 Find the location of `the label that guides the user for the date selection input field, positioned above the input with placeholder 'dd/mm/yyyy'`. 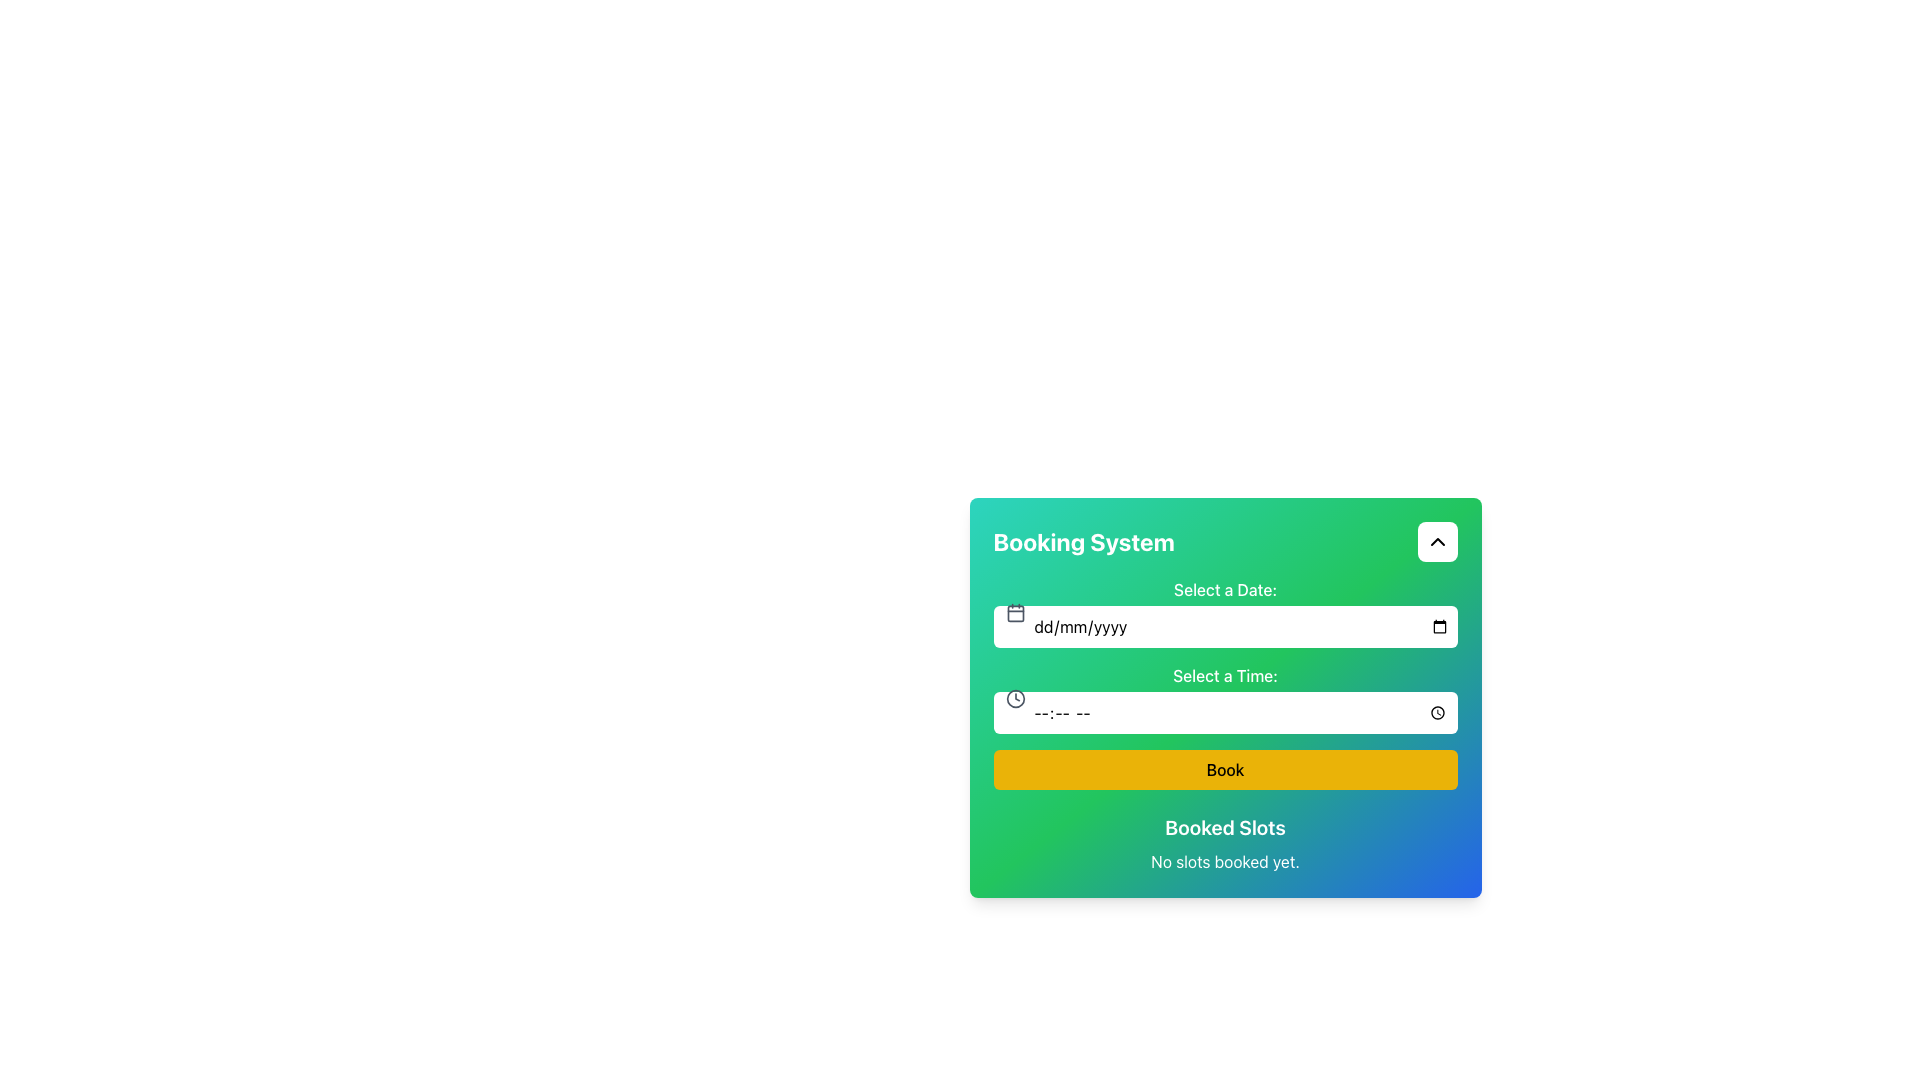

the label that guides the user for the date selection input field, positioned above the input with placeholder 'dd/mm/yyyy' is located at coordinates (1224, 589).